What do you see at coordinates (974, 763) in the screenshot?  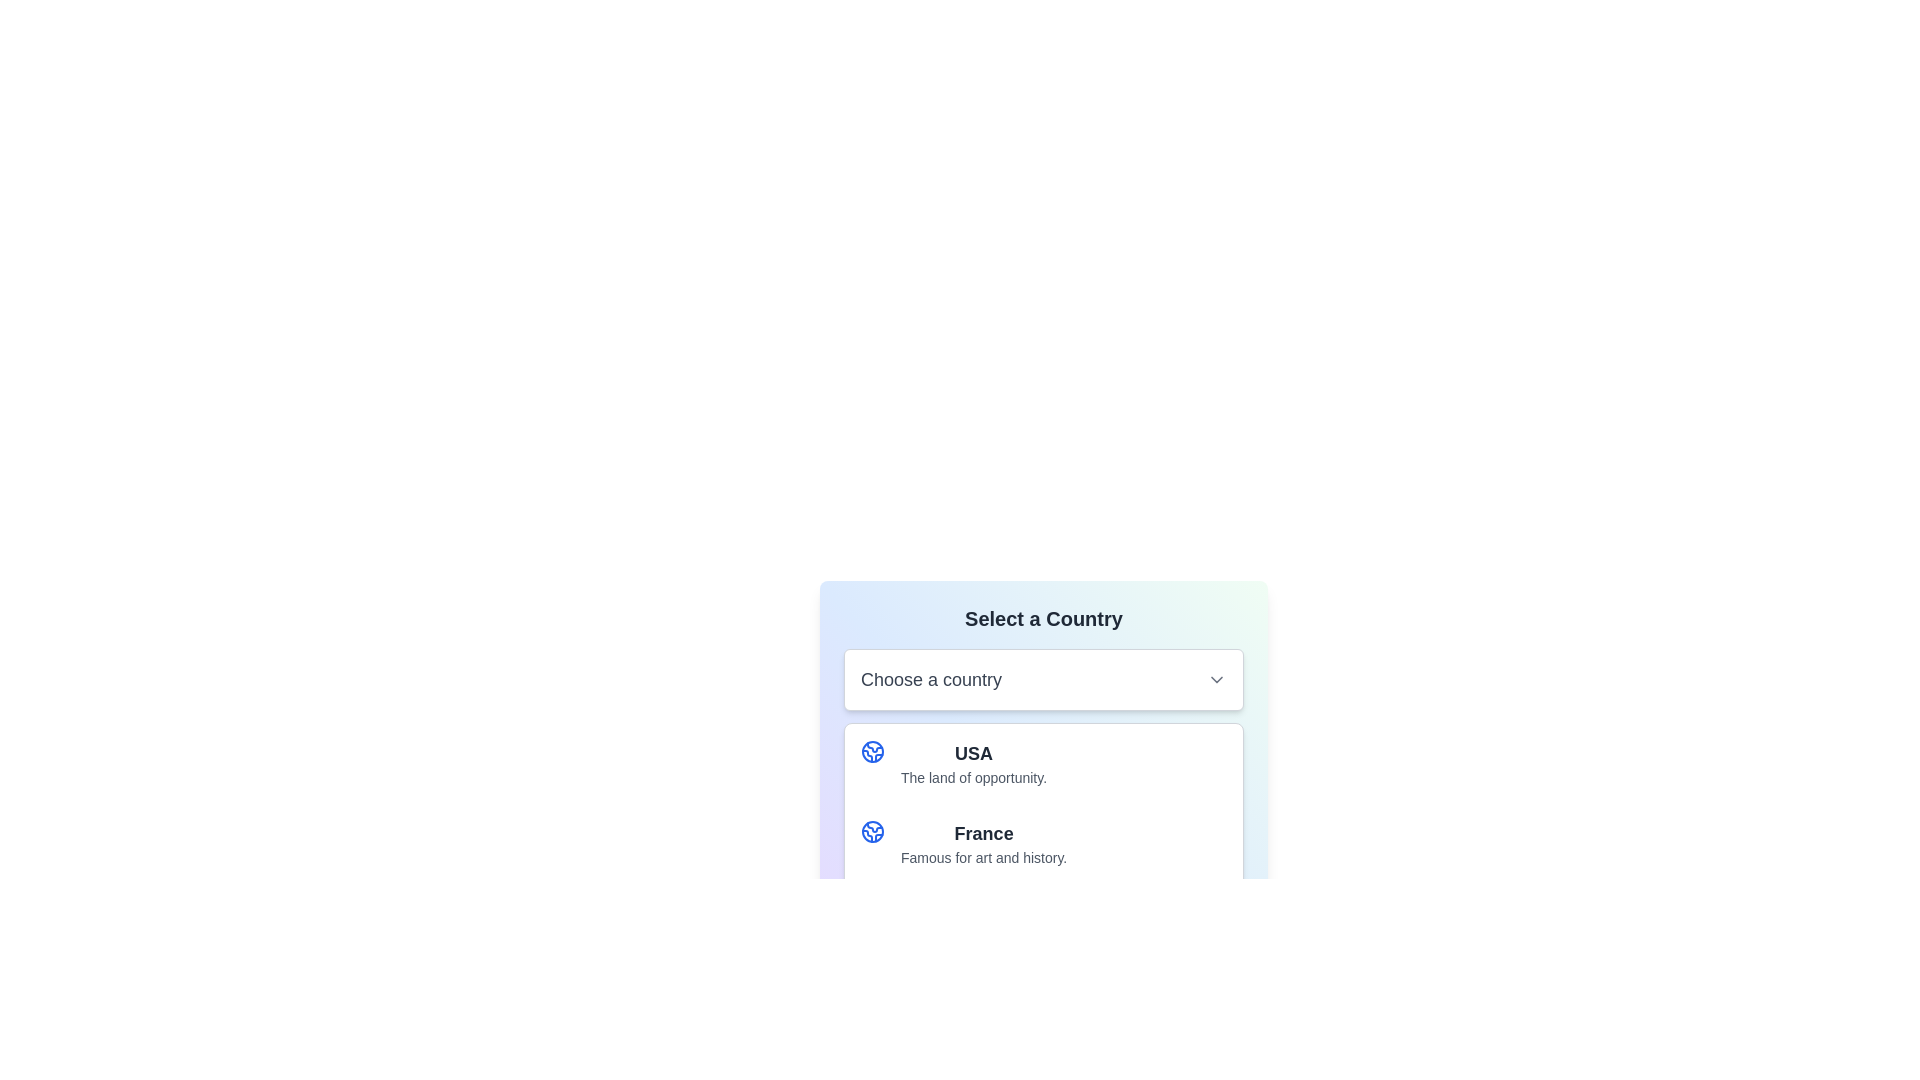 I see `the selectable dropdown list option for 'USA' using keyboard navigation` at bounding box center [974, 763].